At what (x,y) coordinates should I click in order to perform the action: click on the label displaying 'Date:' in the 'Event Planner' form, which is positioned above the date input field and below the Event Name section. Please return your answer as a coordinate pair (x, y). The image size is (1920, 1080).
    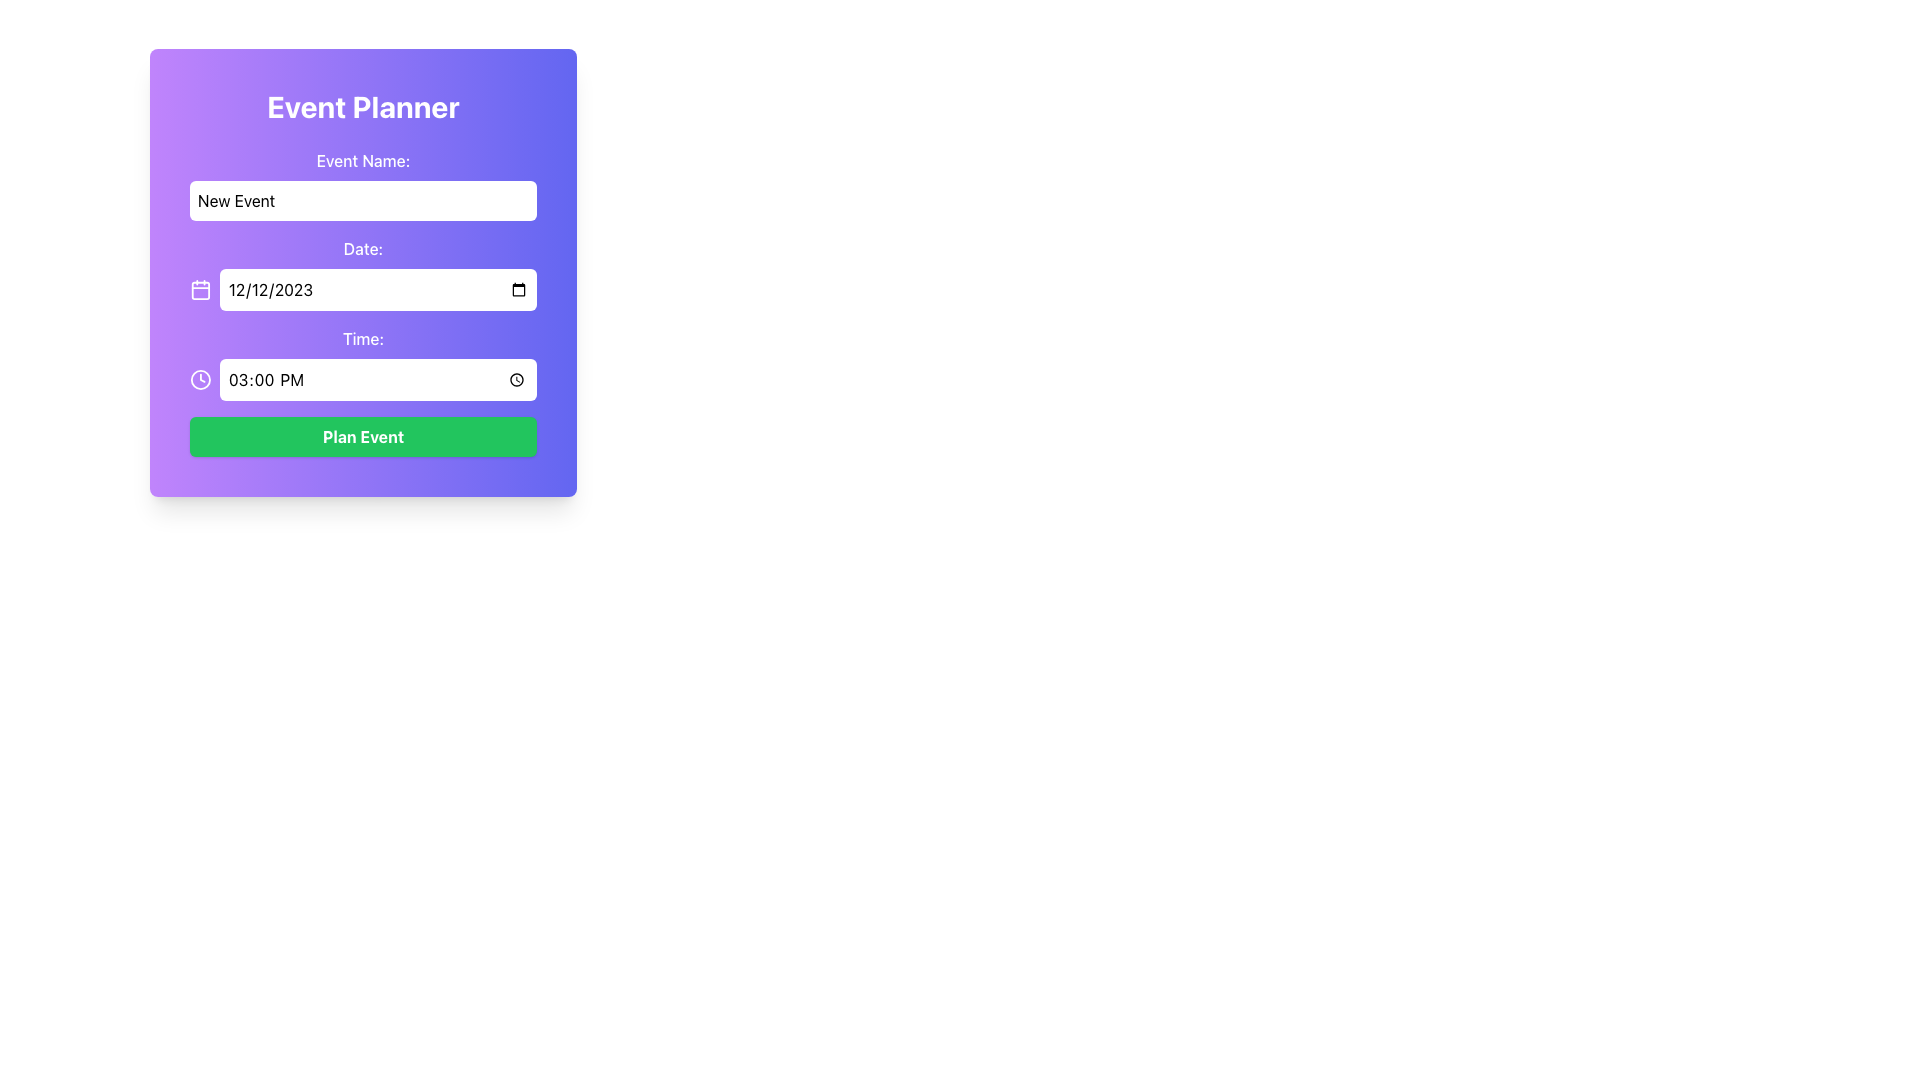
    Looking at the image, I should click on (363, 273).